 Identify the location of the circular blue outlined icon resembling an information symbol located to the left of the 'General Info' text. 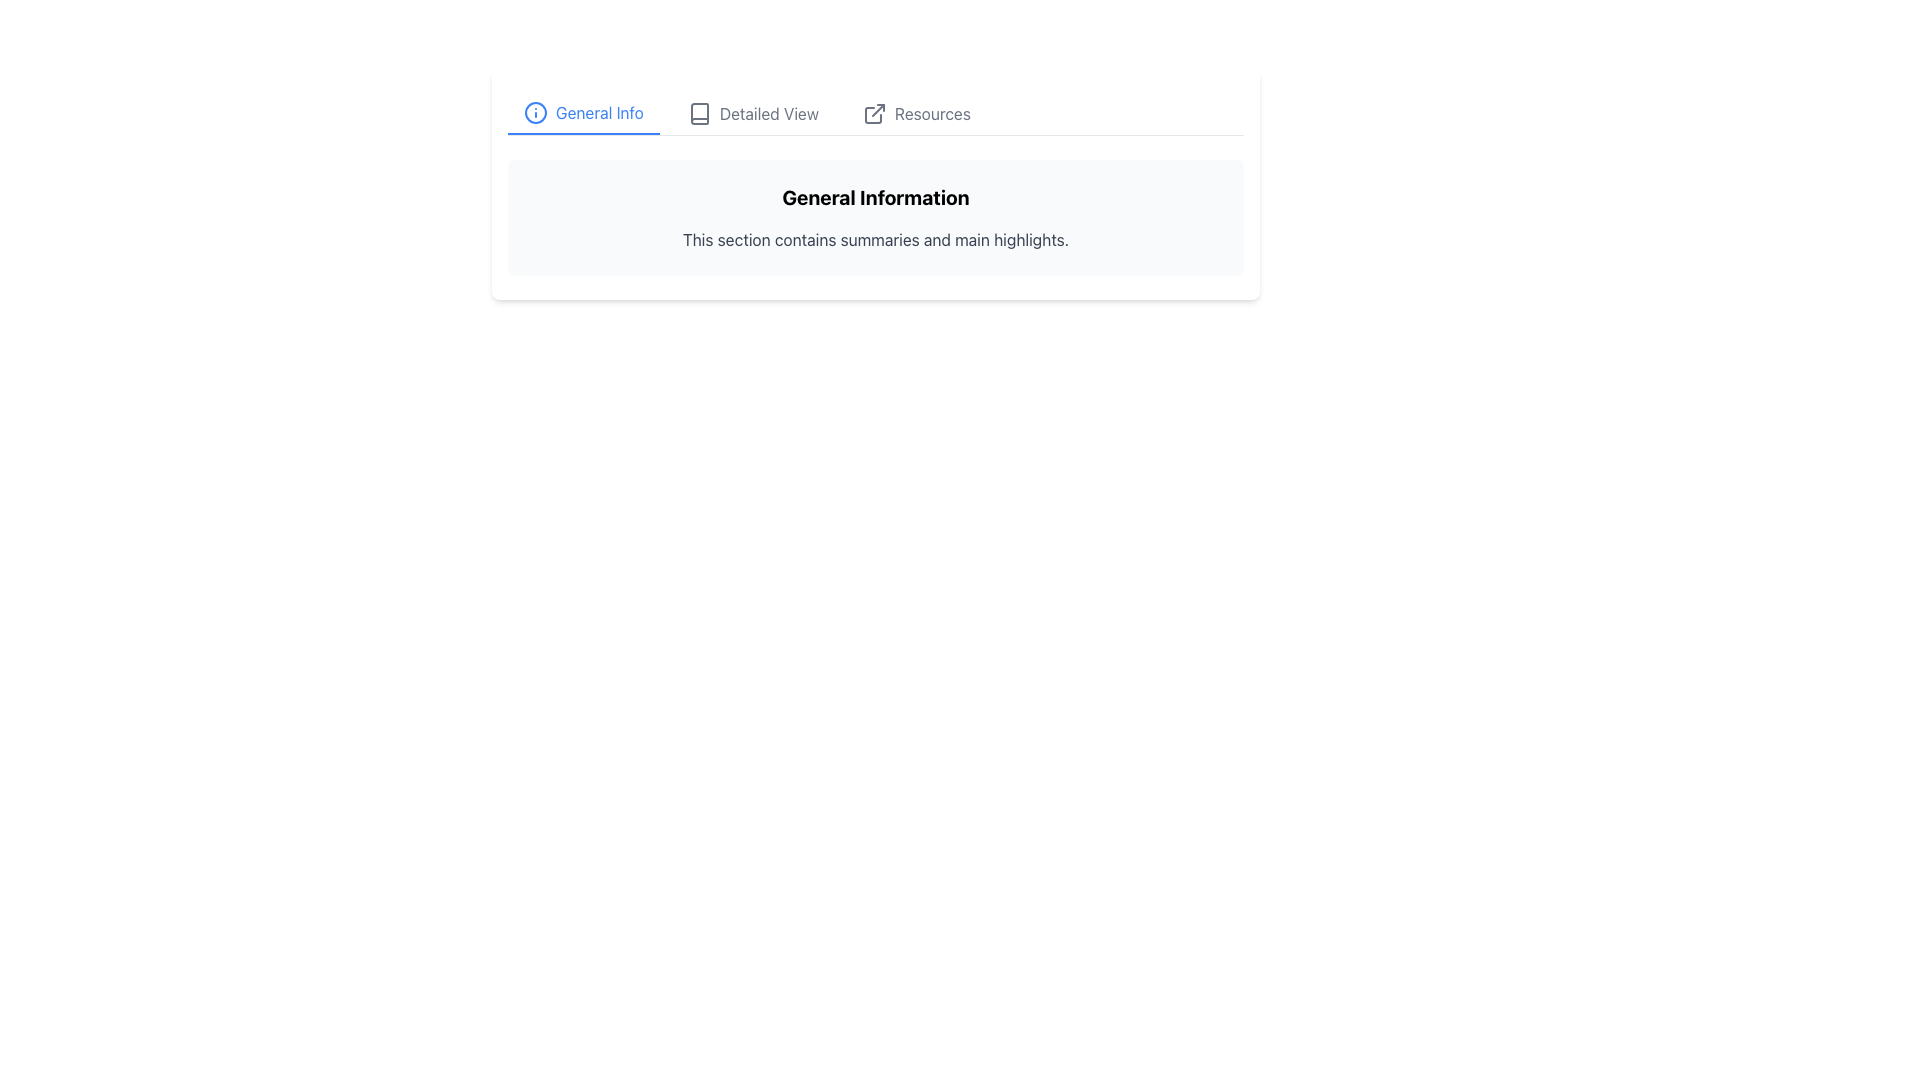
(536, 112).